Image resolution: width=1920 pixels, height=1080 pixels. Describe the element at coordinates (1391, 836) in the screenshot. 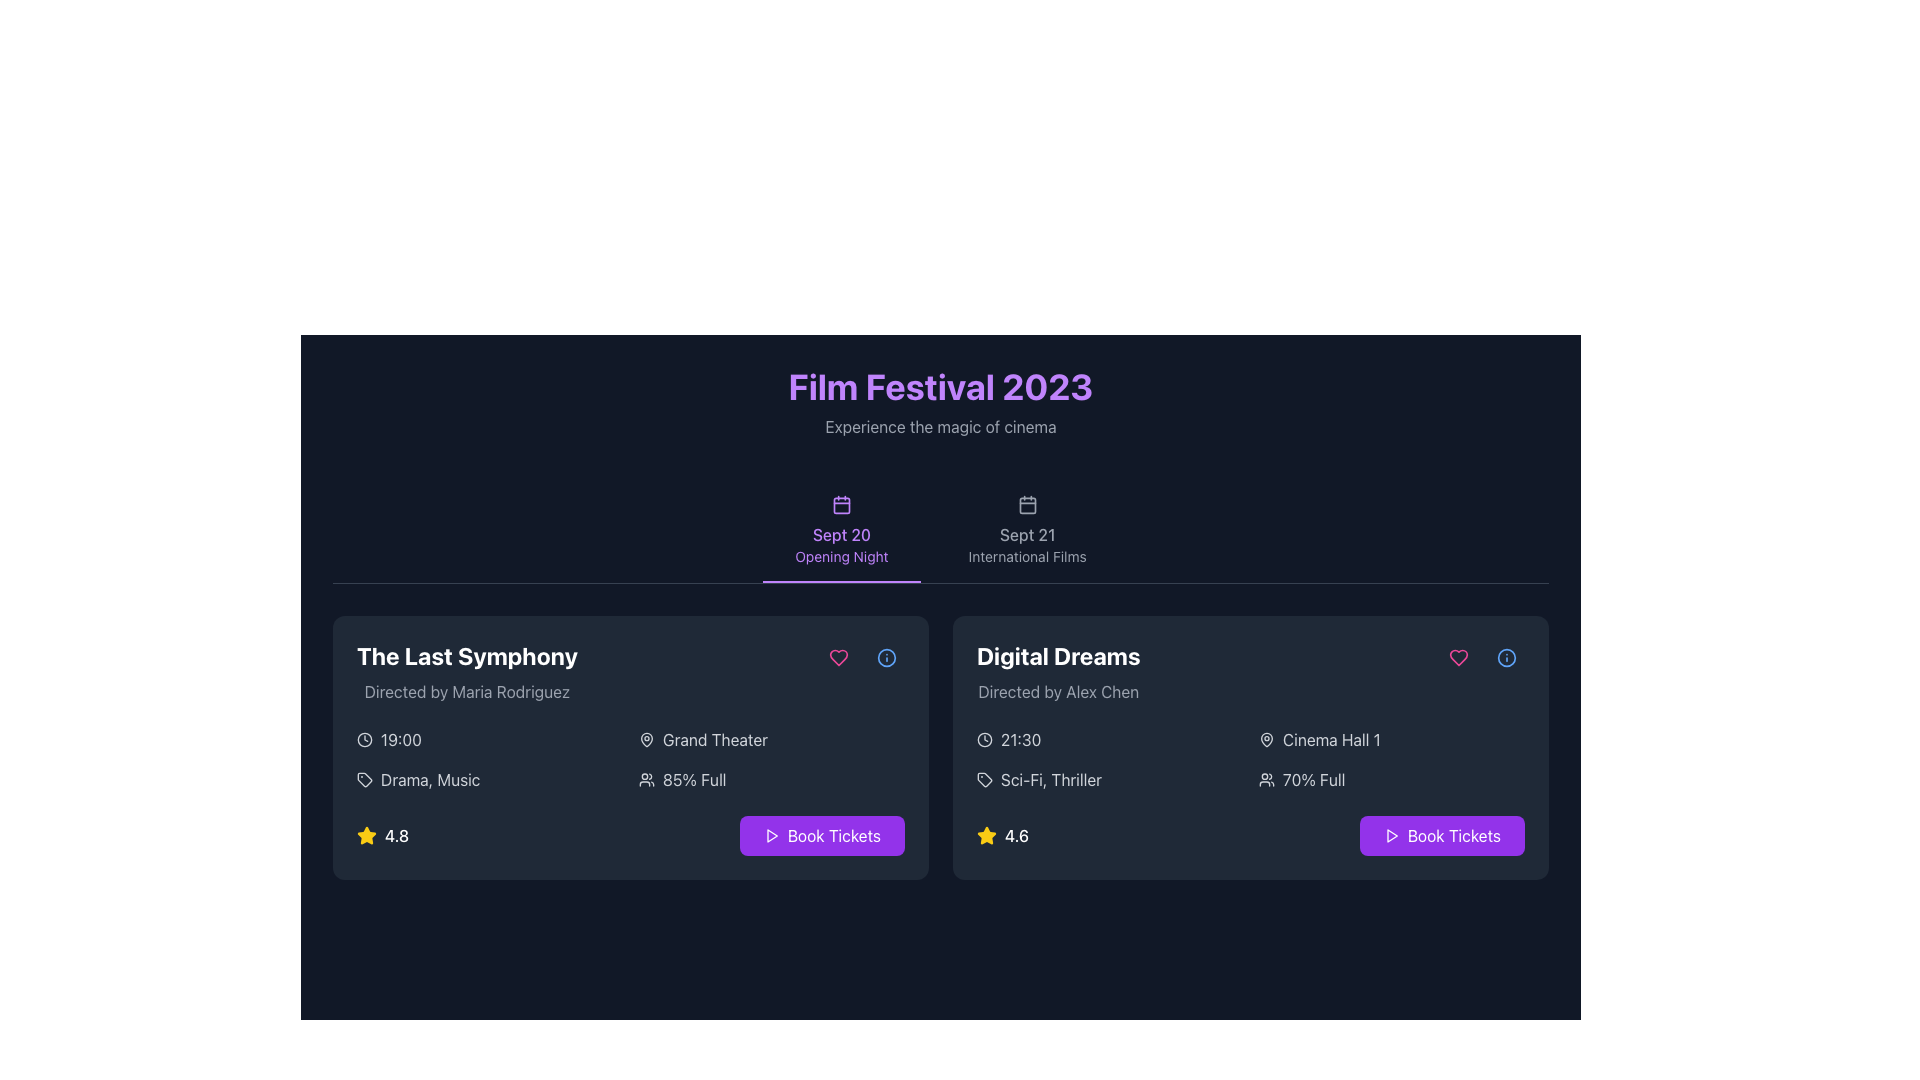

I see `the right-facing triangular play icon located in the bottom-right card titled 'Digital Dreams' within the 'Book Tickets' button` at that location.